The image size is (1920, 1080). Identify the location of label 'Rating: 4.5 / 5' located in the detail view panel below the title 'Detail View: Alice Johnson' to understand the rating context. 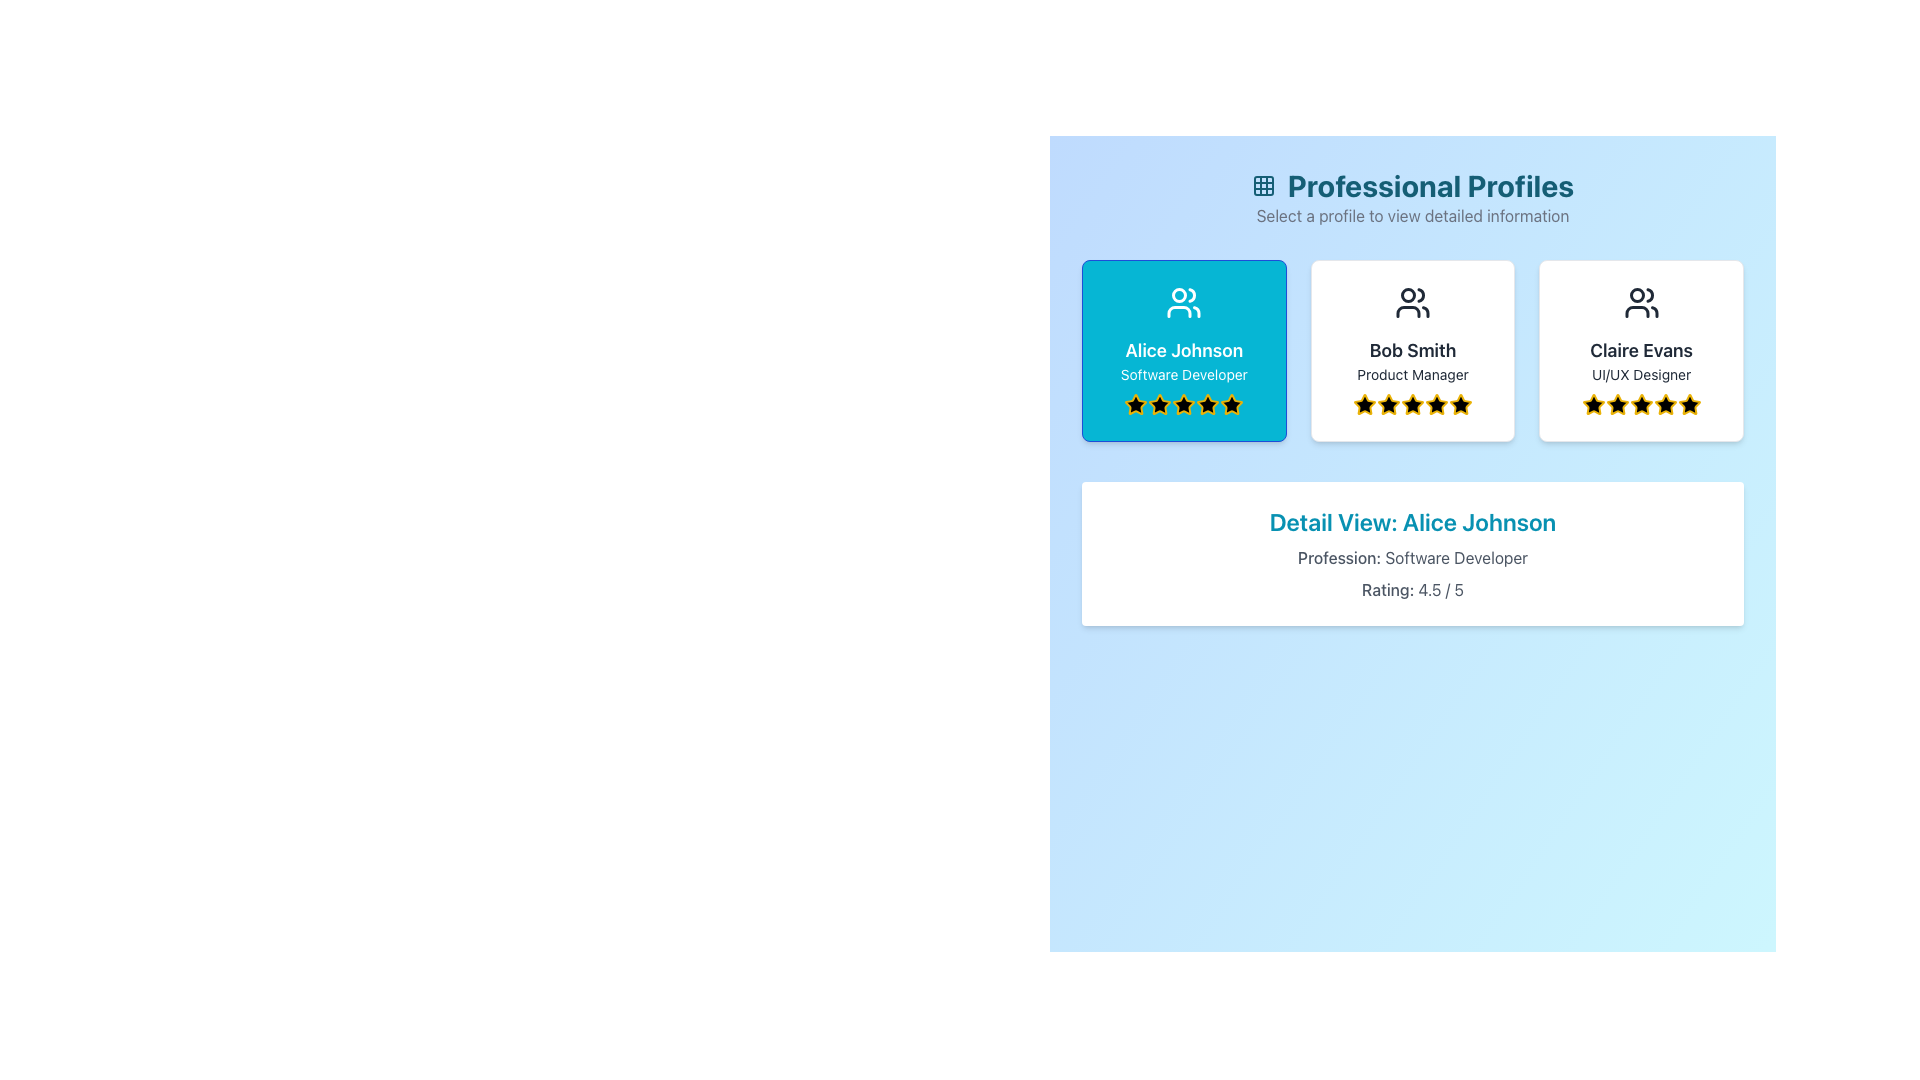
(1387, 589).